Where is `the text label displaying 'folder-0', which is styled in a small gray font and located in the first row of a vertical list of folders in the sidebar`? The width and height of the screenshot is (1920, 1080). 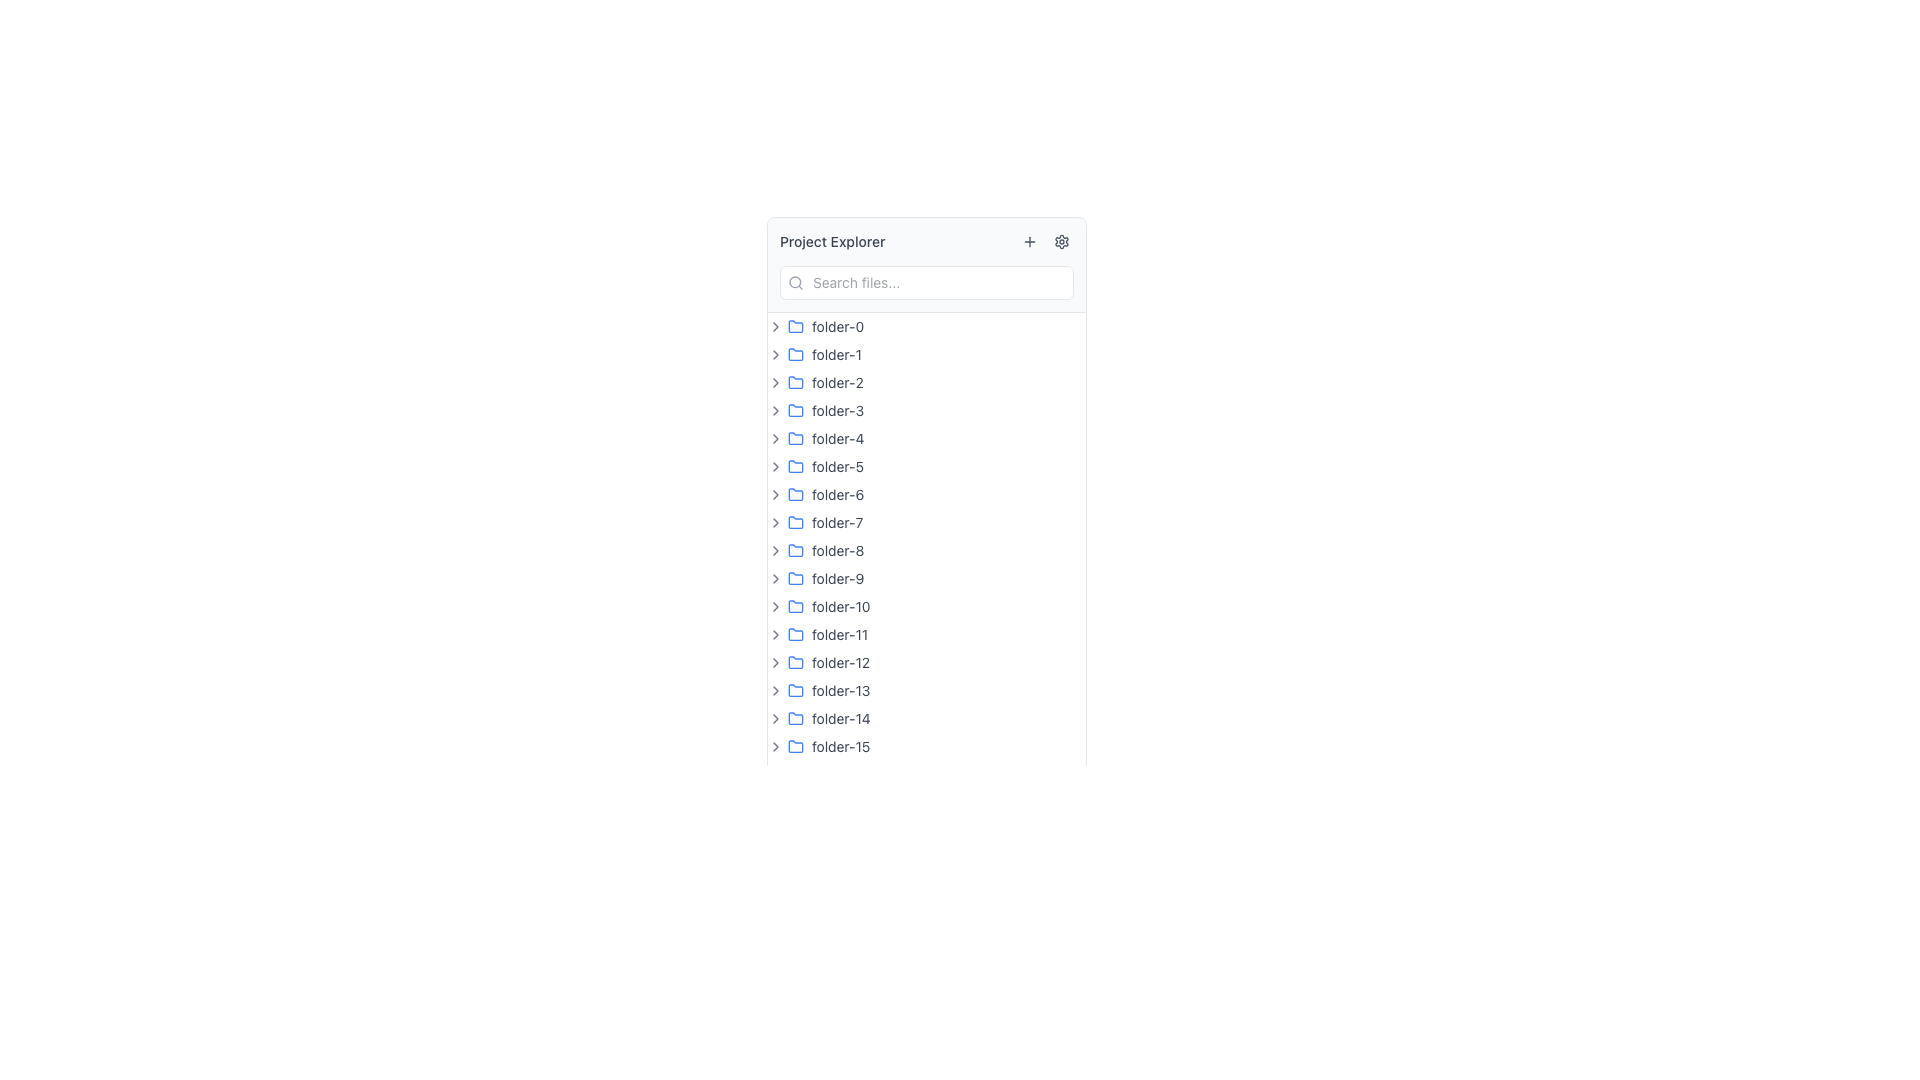 the text label displaying 'folder-0', which is styled in a small gray font and located in the first row of a vertical list of folders in the sidebar is located at coordinates (838, 326).